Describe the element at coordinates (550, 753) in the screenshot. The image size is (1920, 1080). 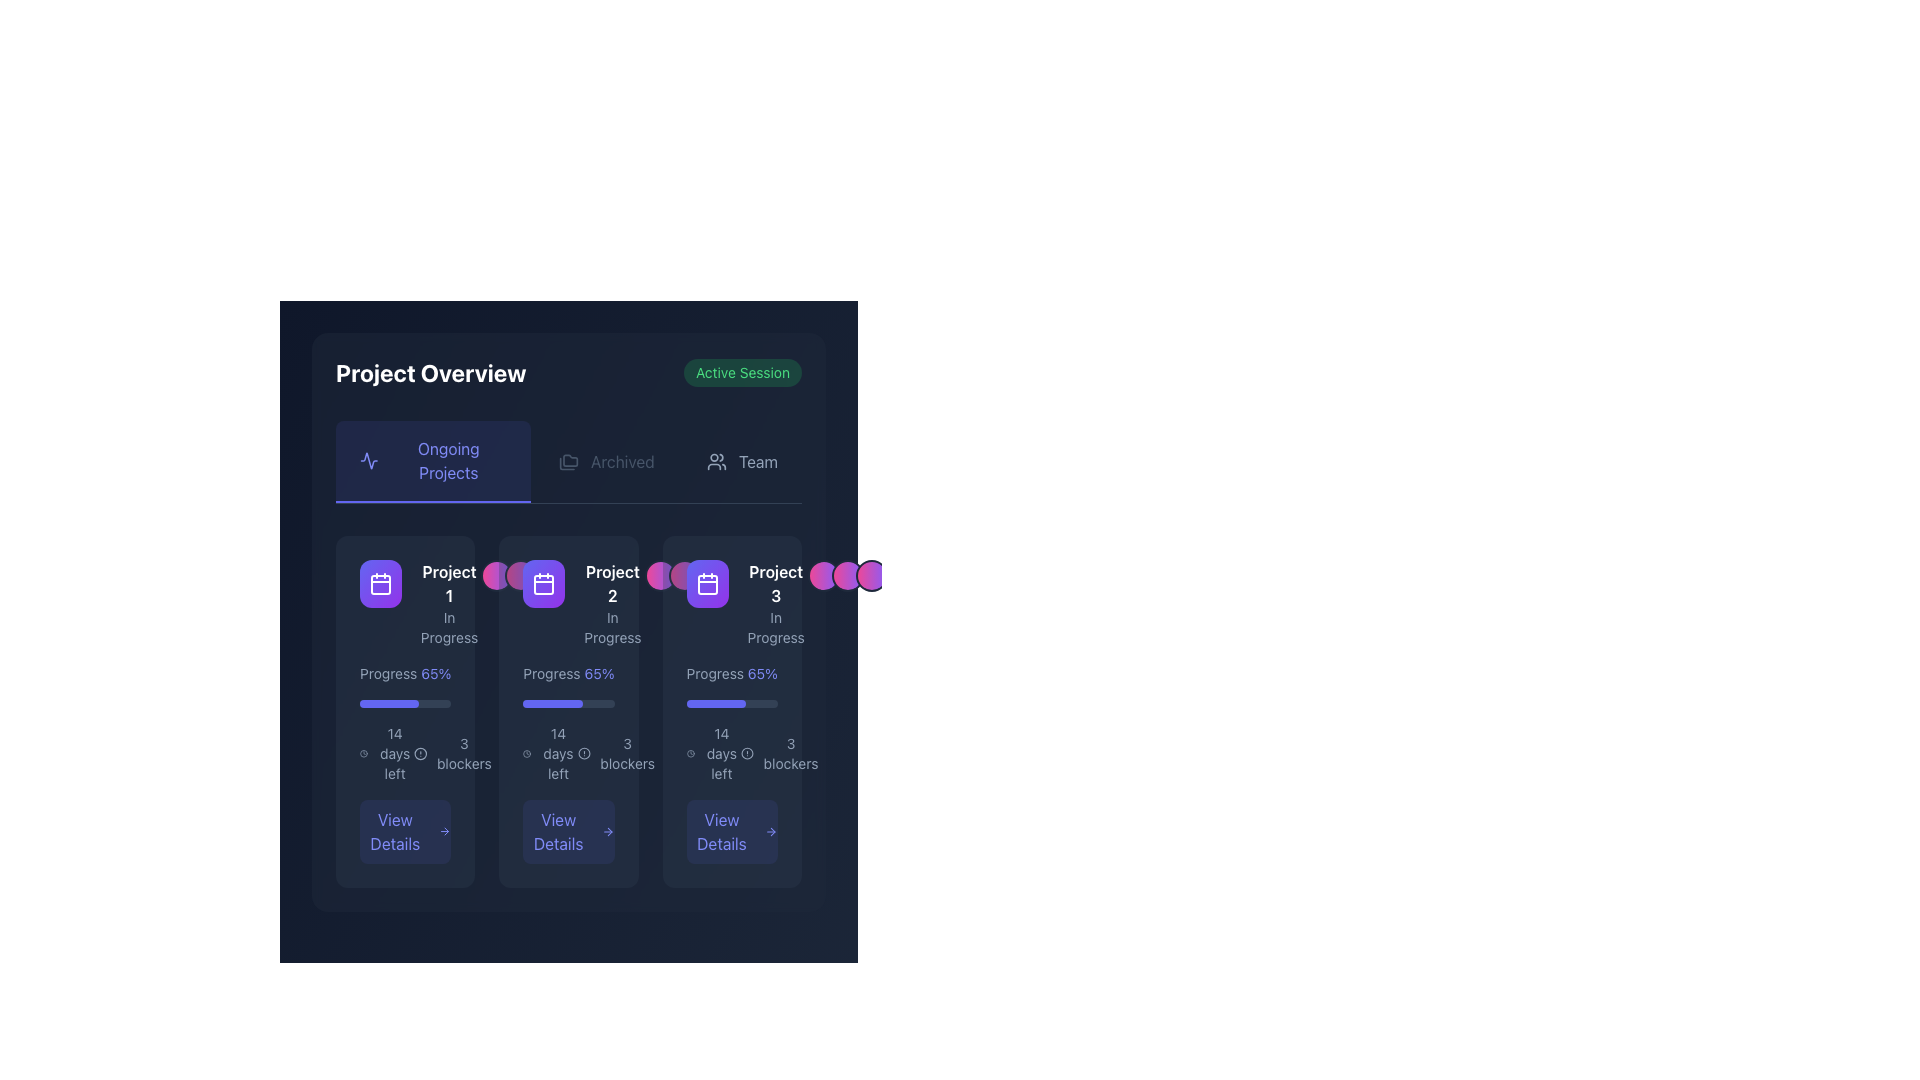
I see `the text label that displays the remaining time (14 days) for the associated task or project, located under the progress bar in the 'Project 2' card` at that location.